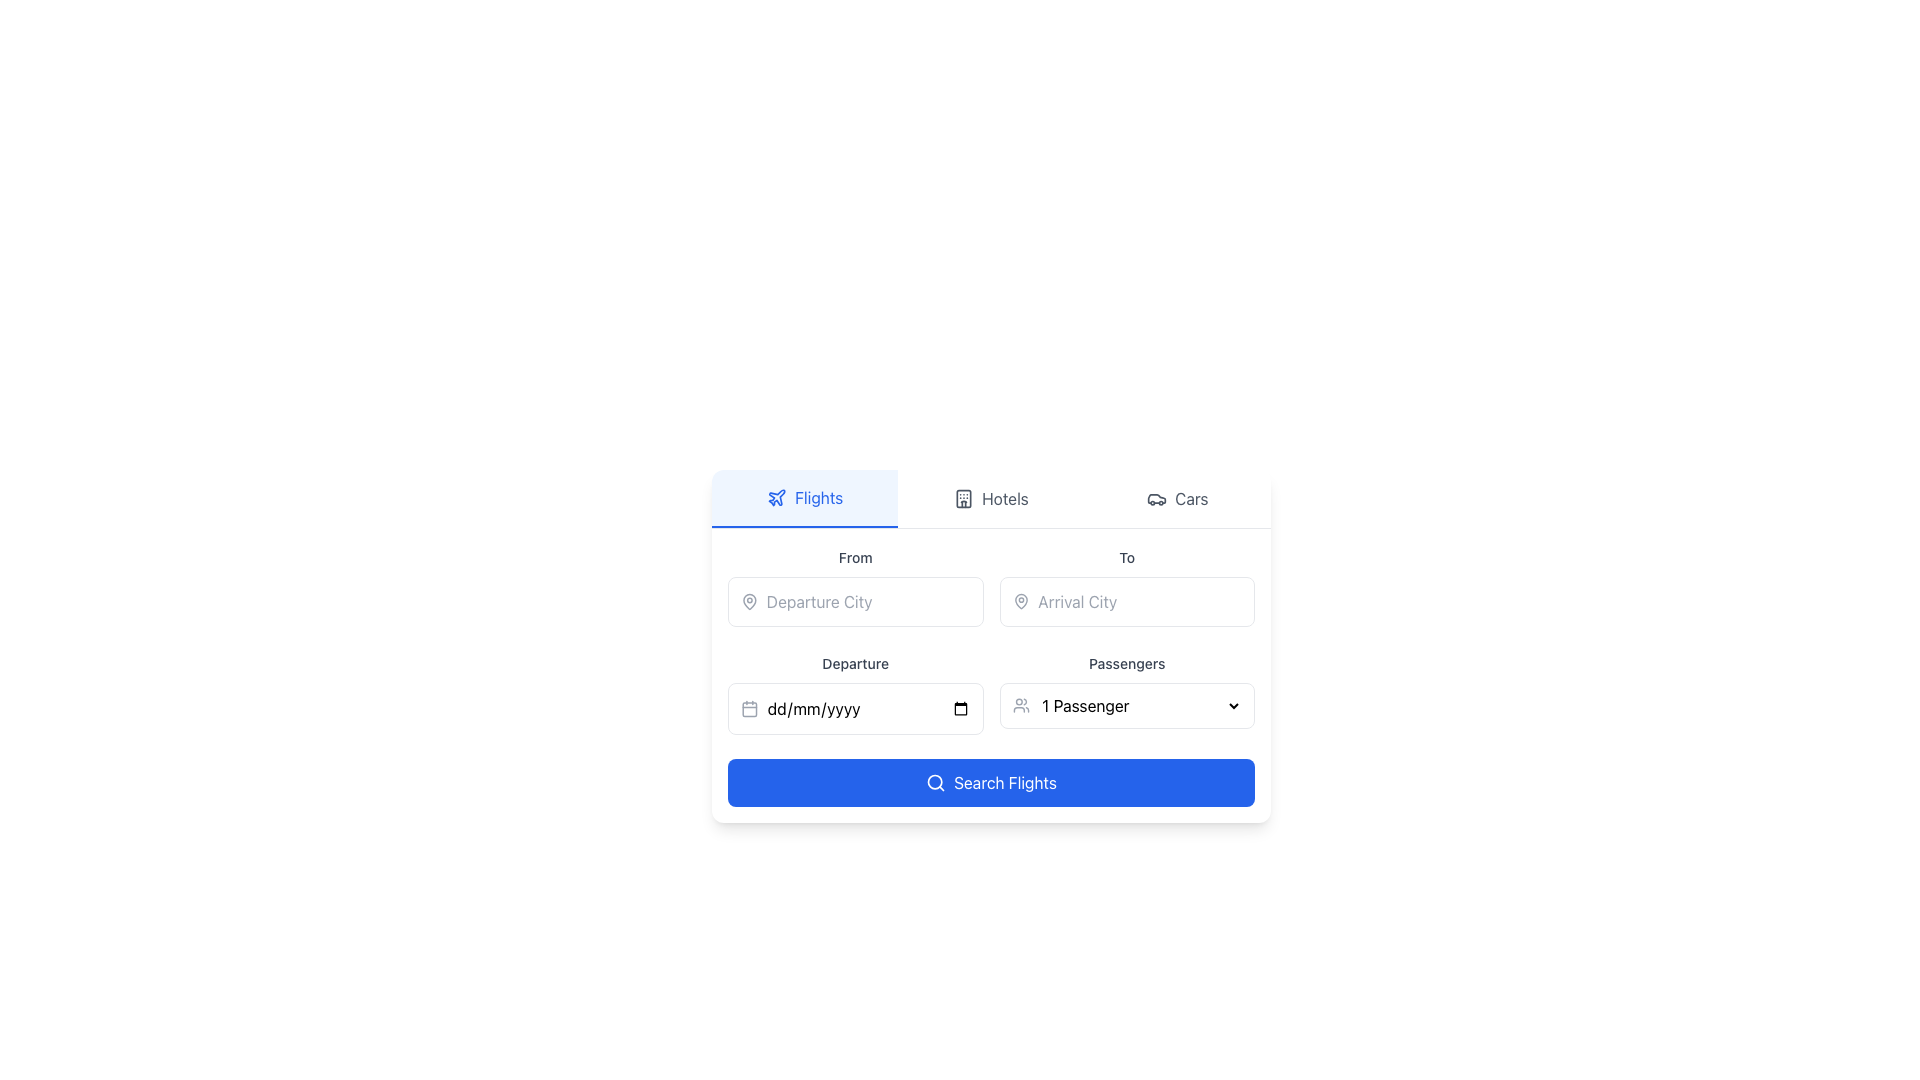  I want to click on the hotel icon located to the left of the 'Hotels' text in the horizontal navigation bar, which features a rectangular base and small shapes suggesting windows, so click(964, 497).